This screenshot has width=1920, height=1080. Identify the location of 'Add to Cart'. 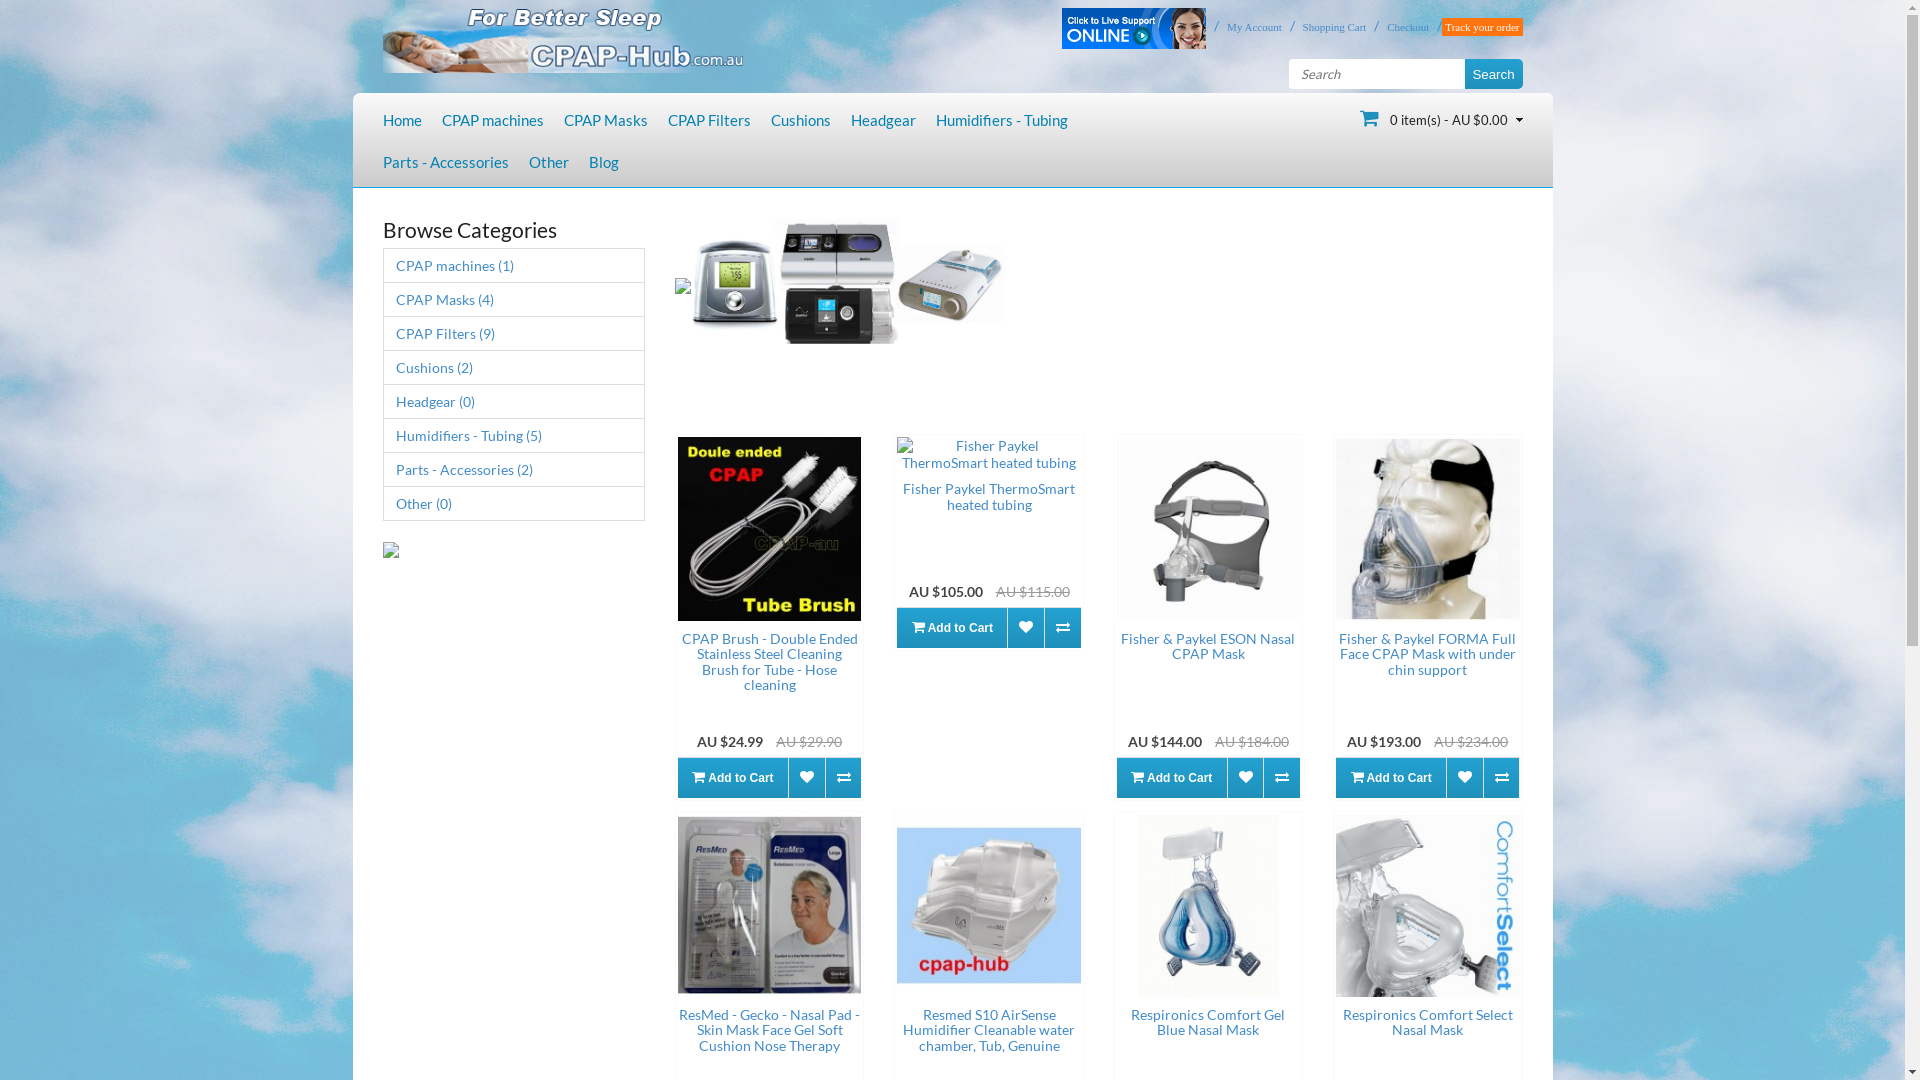
(677, 777).